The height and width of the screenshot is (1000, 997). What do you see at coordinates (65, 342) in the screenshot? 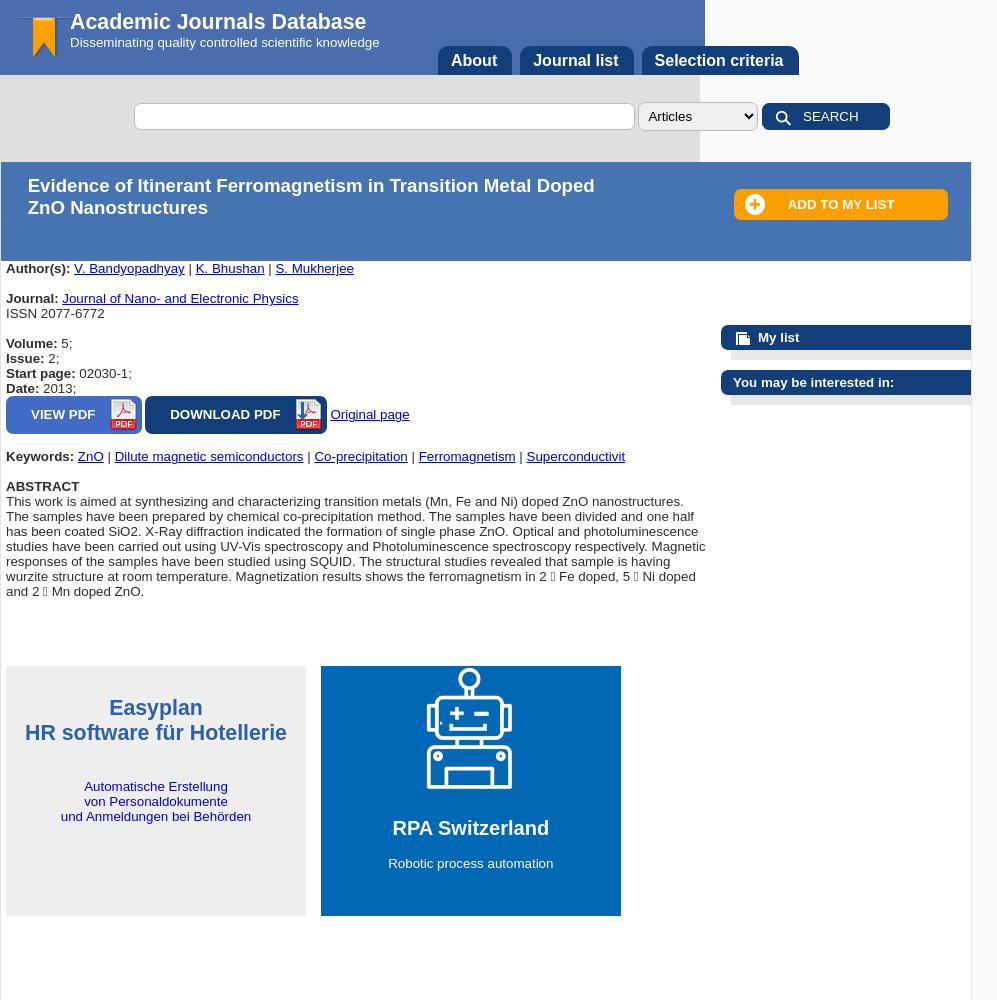
I see `'5;'` at bounding box center [65, 342].